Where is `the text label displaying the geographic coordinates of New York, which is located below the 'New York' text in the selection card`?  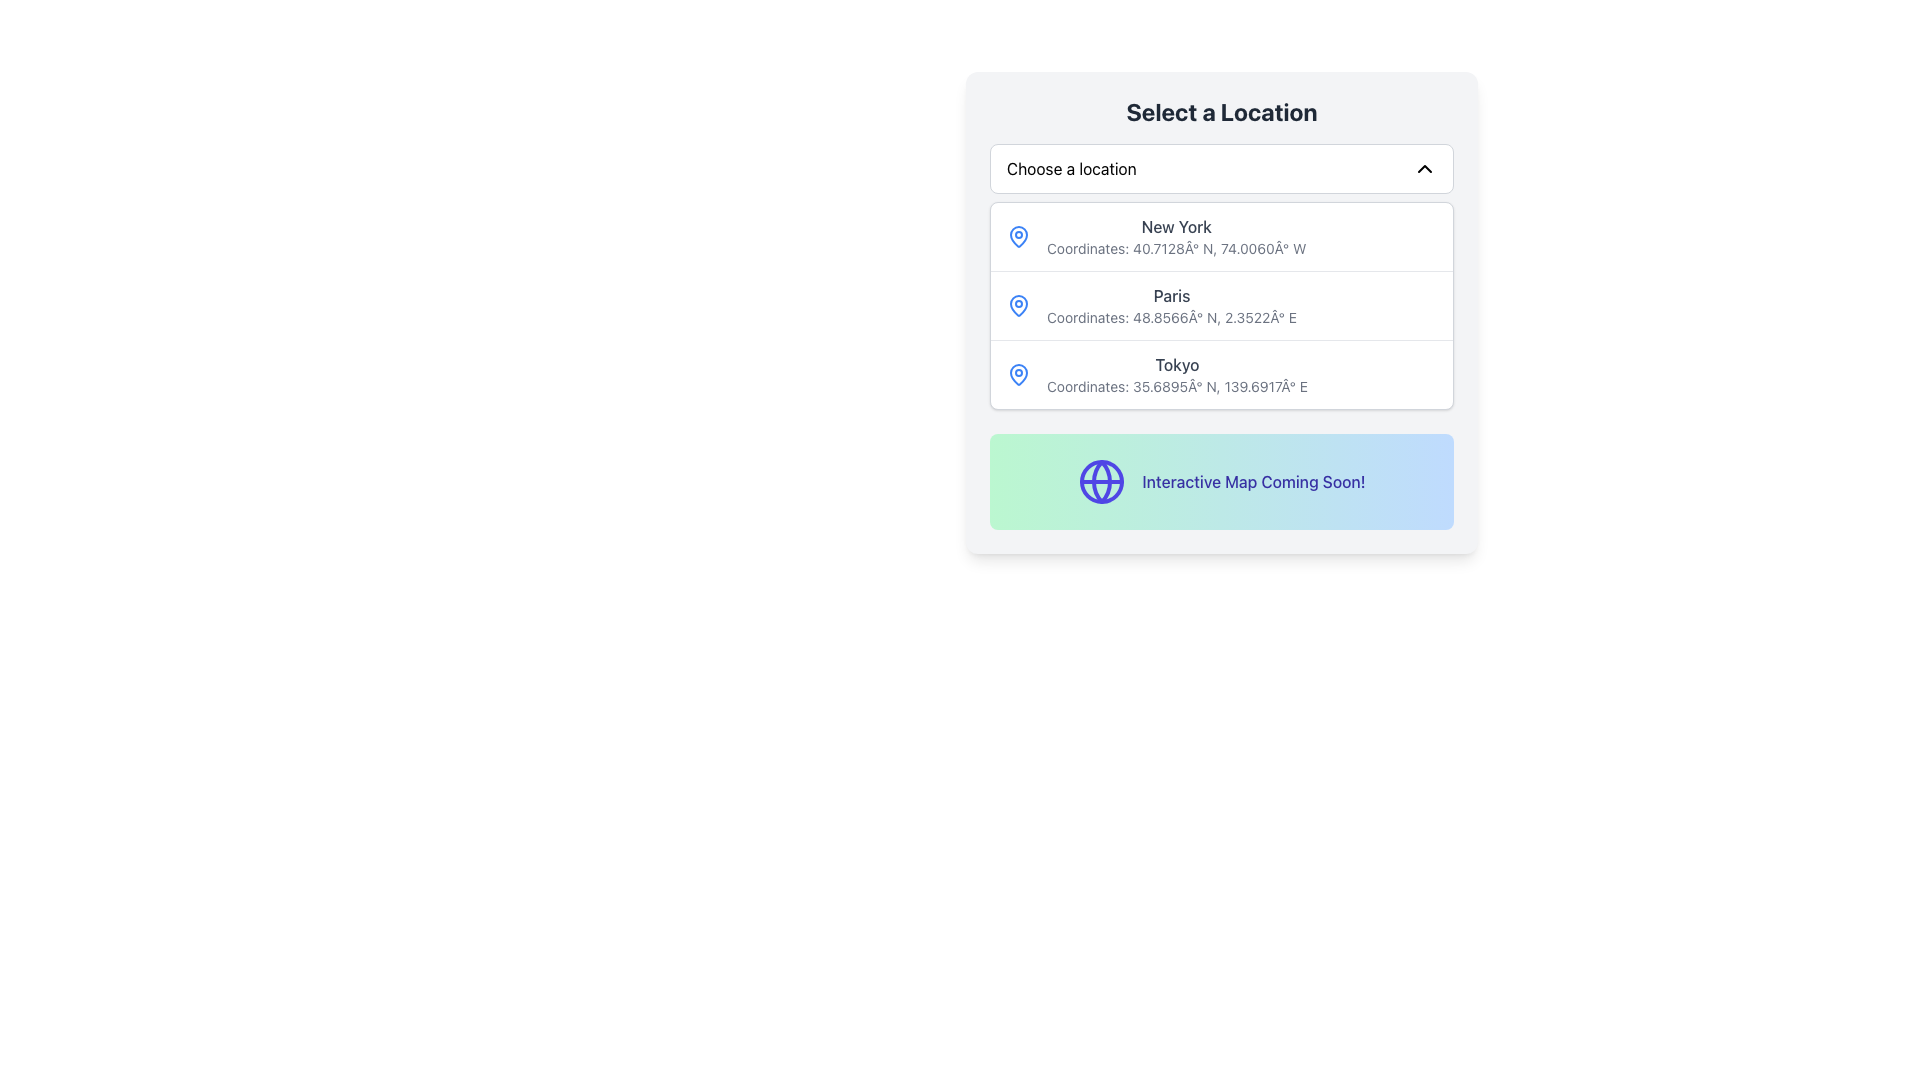 the text label displaying the geographic coordinates of New York, which is located below the 'New York' text in the selection card is located at coordinates (1176, 248).